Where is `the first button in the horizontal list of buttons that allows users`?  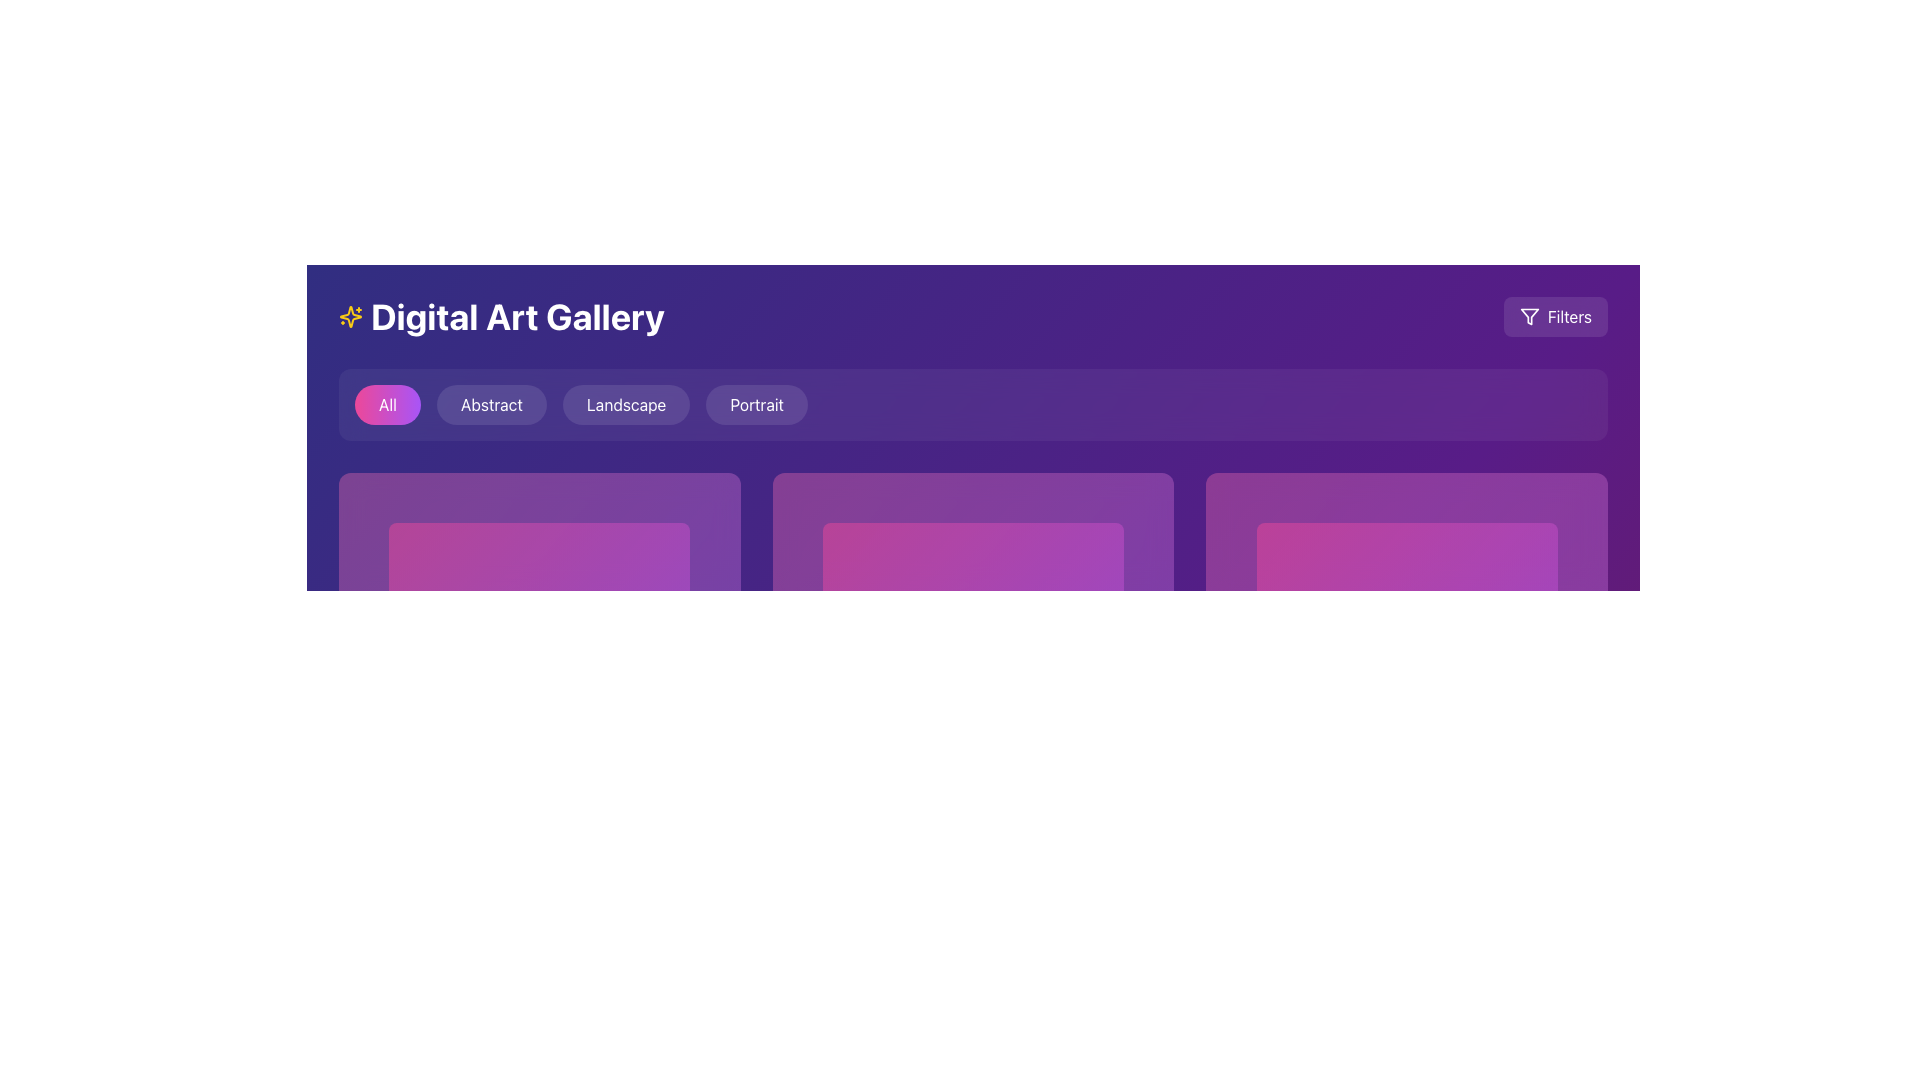
the first button in the horizontal list of buttons that allows users is located at coordinates (388, 405).